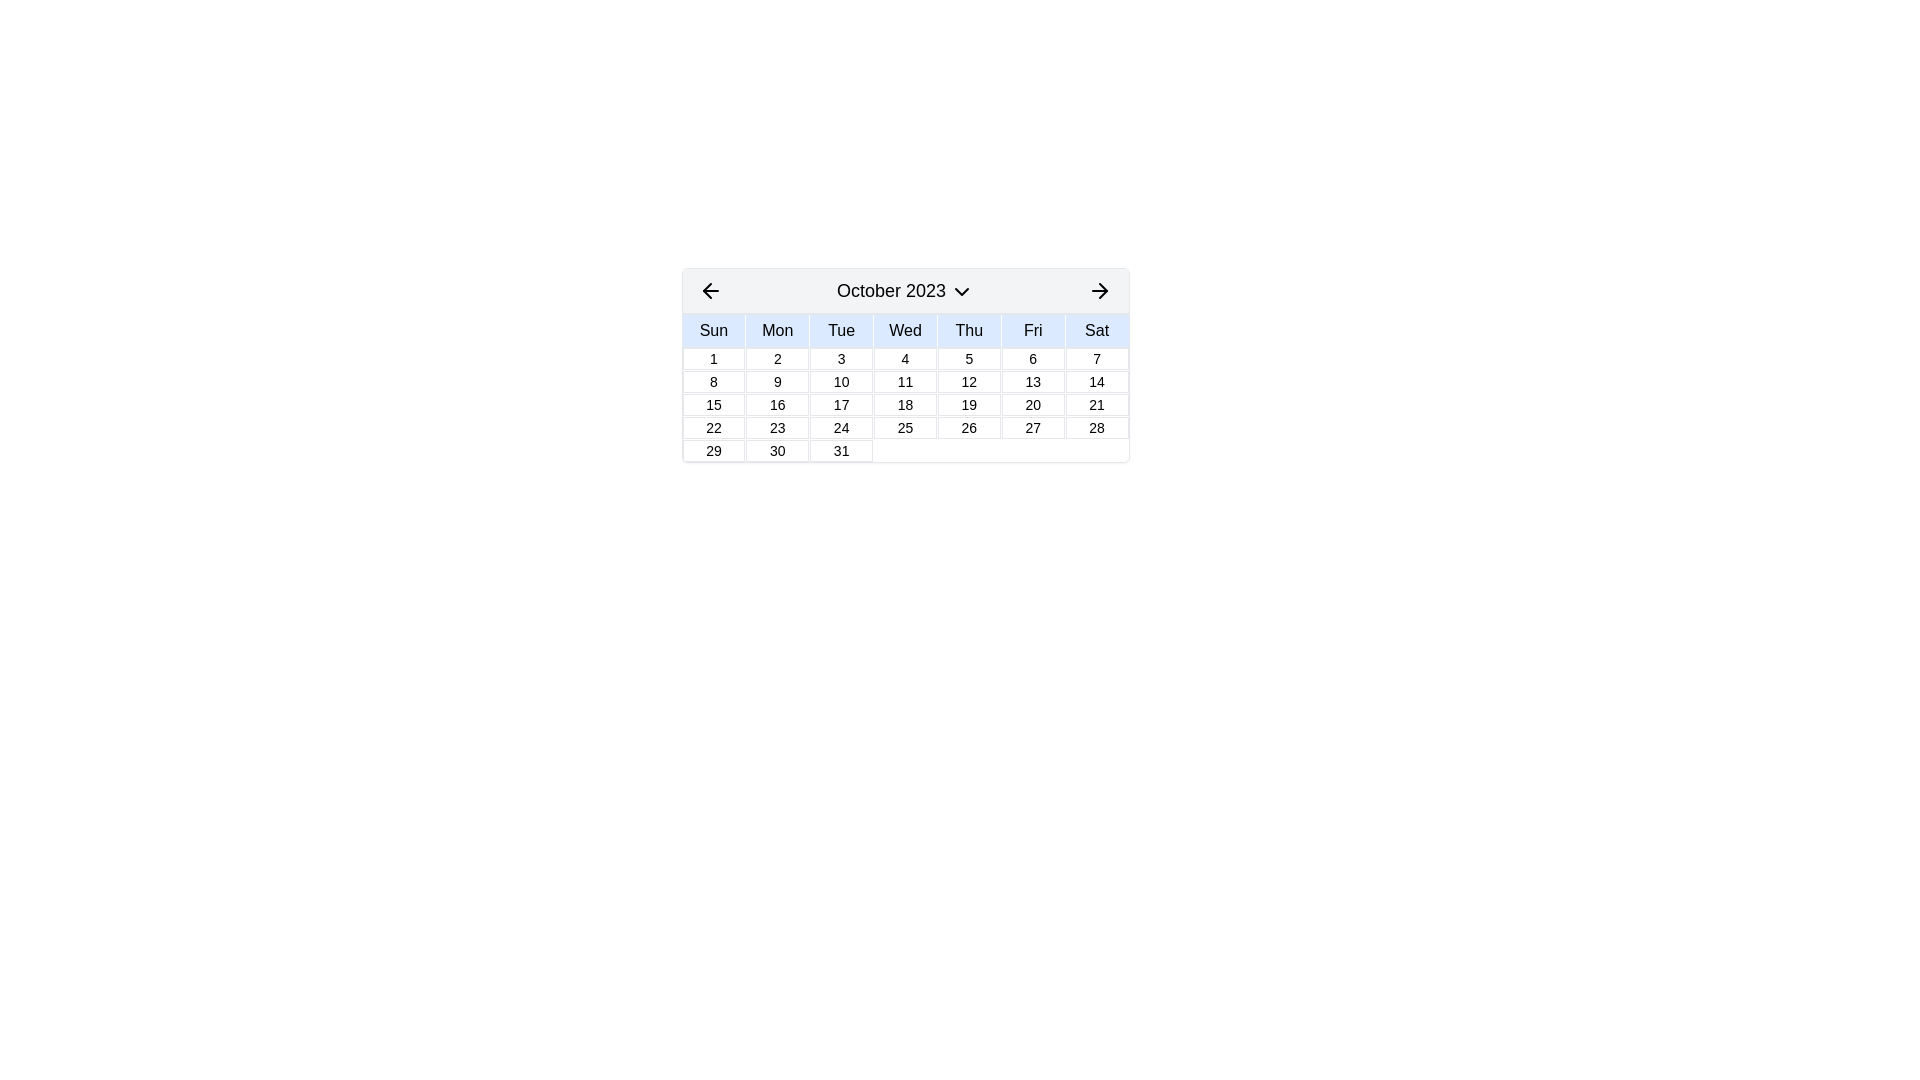 This screenshot has width=1920, height=1080. Describe the element at coordinates (713, 427) in the screenshot. I see `the calendar day cell representing the date '22'` at that location.